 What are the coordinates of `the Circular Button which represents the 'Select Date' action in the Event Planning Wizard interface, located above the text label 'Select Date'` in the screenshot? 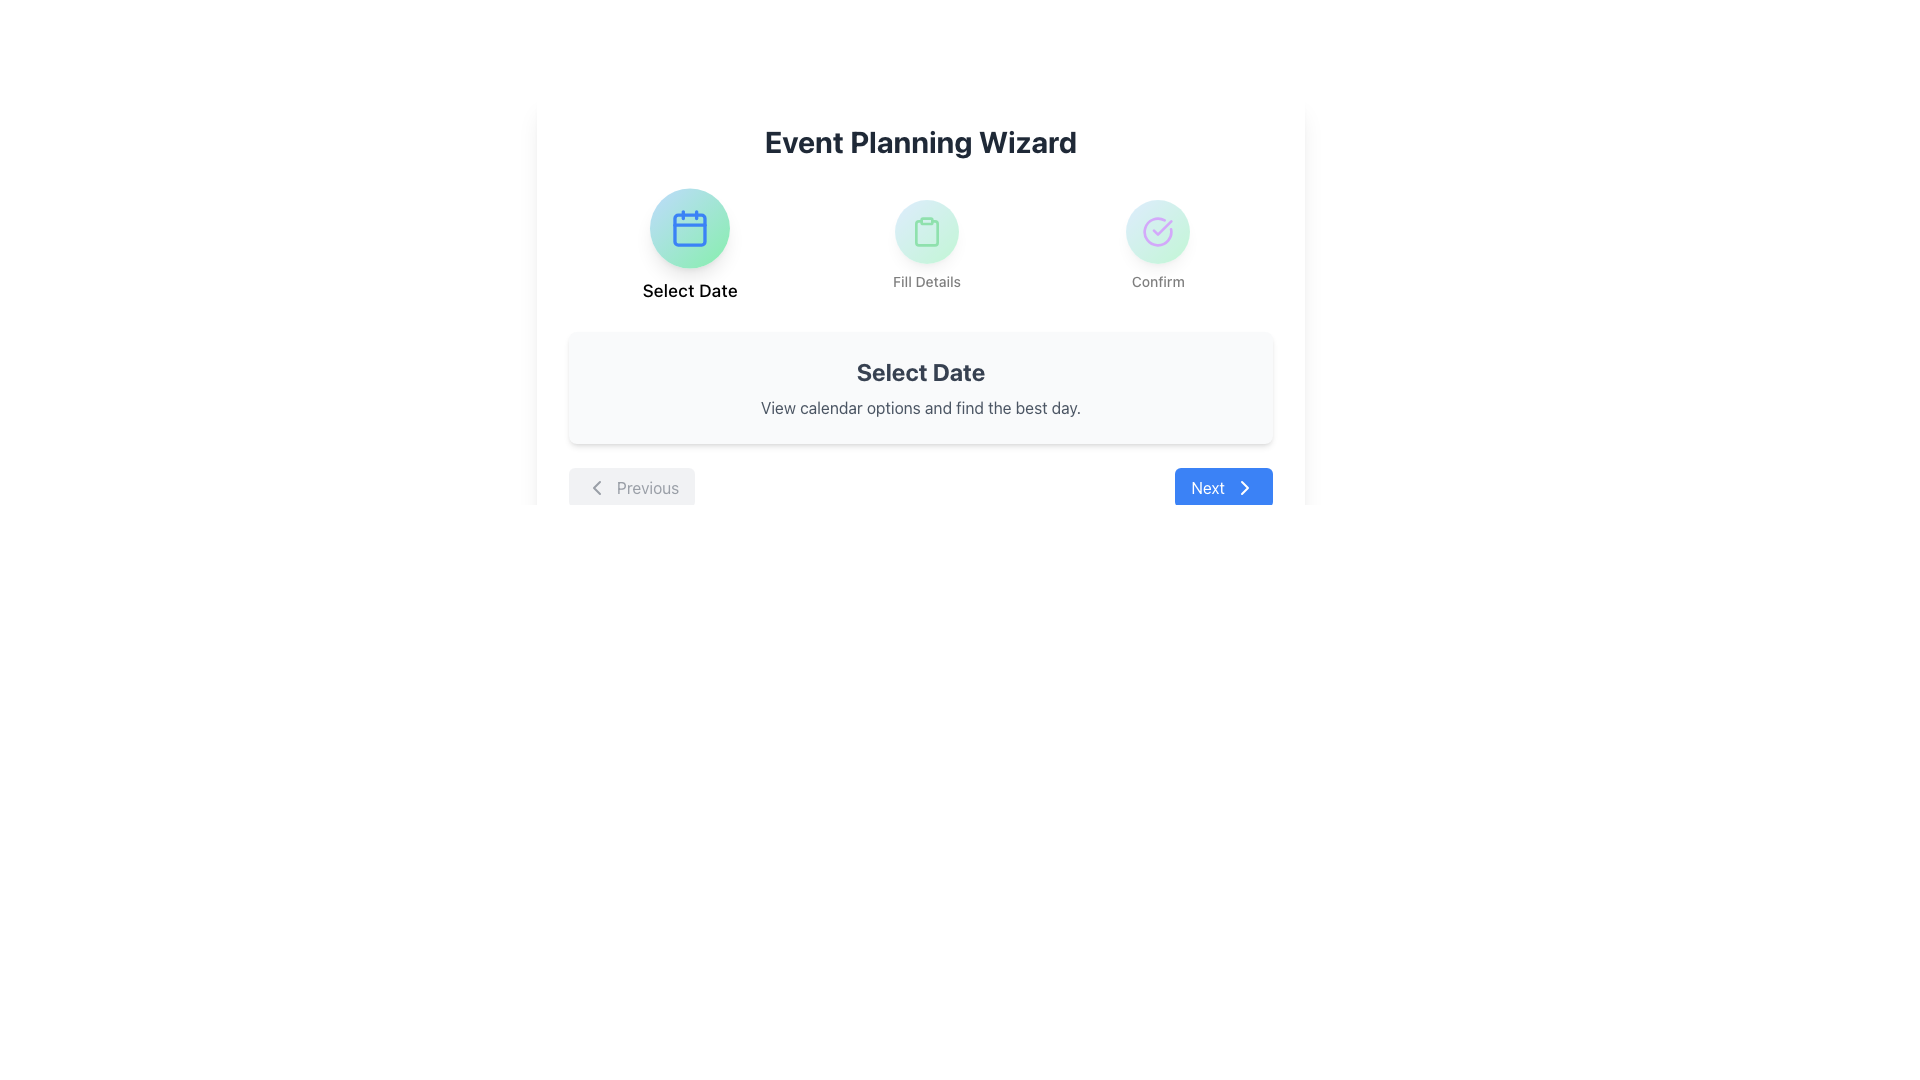 It's located at (689, 227).